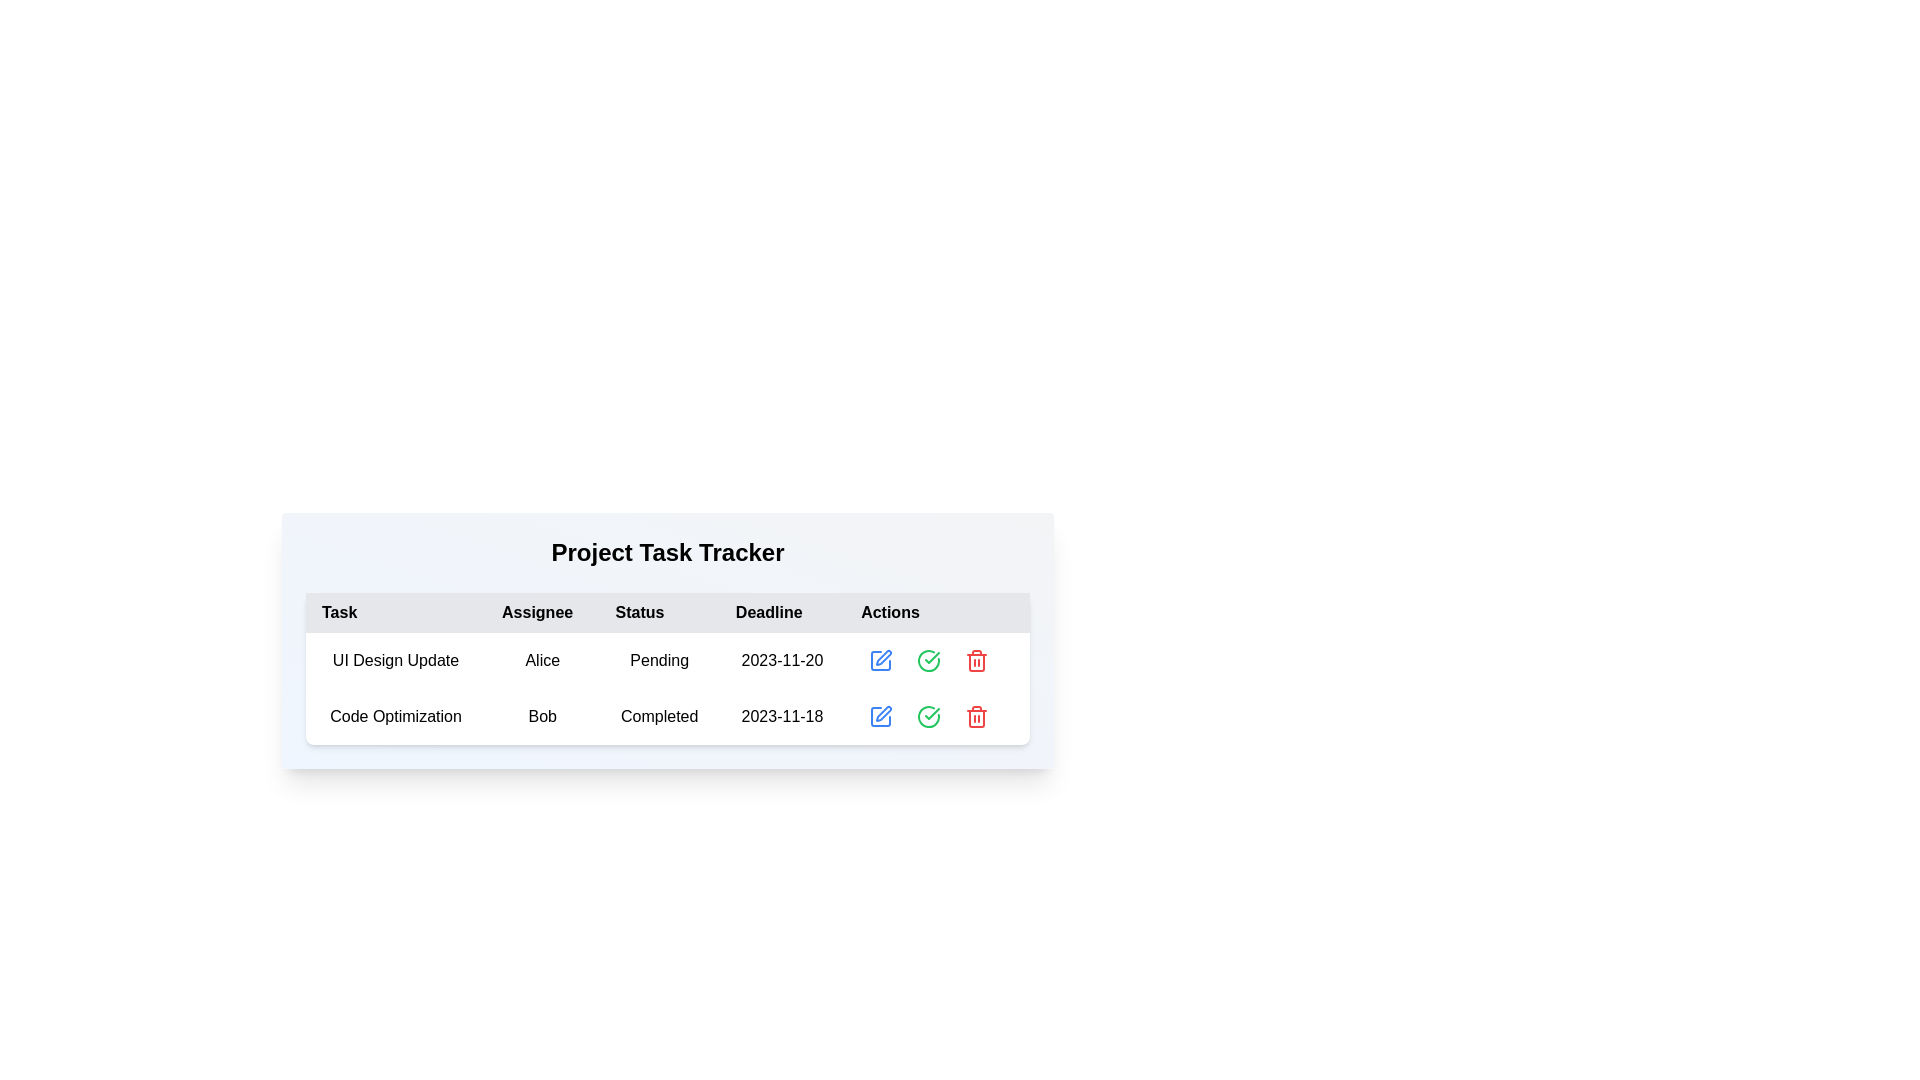 This screenshot has height=1080, width=1920. What do you see at coordinates (880, 660) in the screenshot?
I see `the first interactive button in the 'Actions' column of the task table to initiate editing` at bounding box center [880, 660].